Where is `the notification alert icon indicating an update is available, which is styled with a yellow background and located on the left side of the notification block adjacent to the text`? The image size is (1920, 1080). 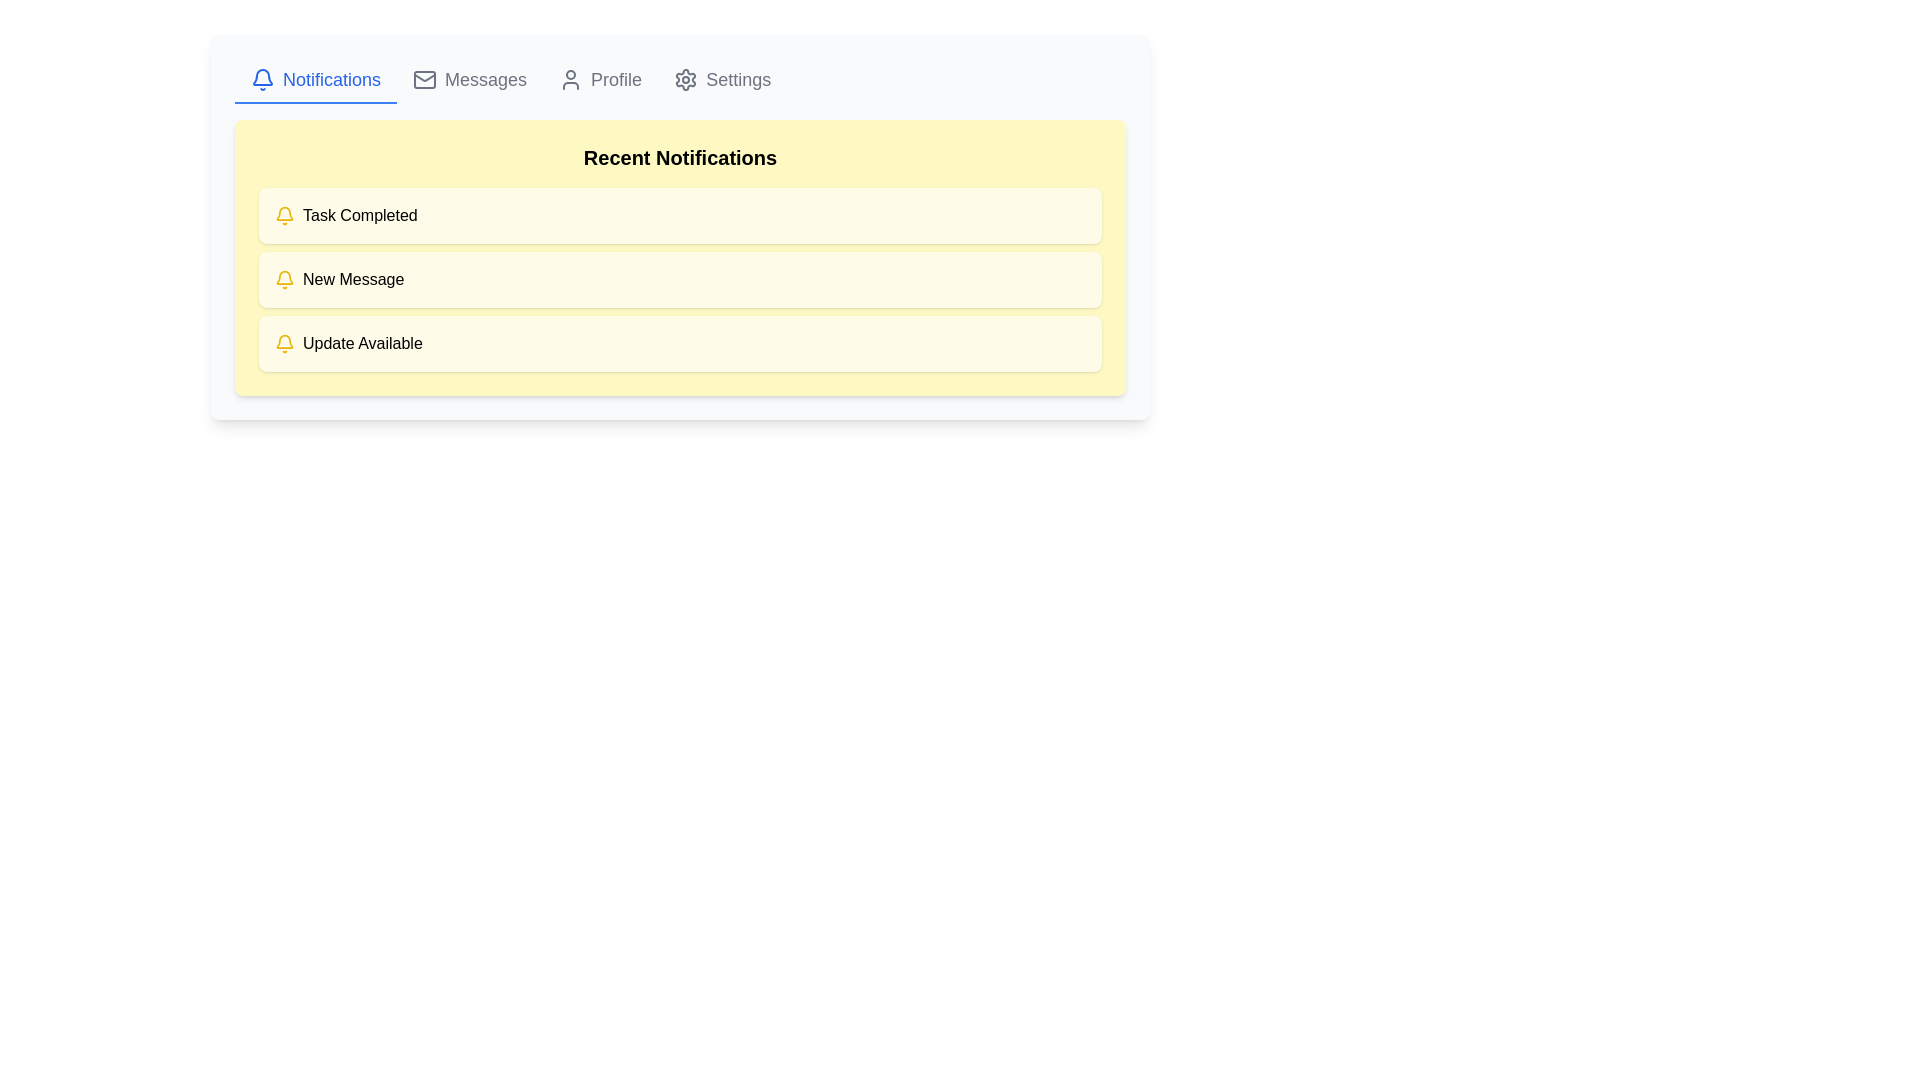
the notification alert icon indicating an update is available, which is styled with a yellow background and located on the left side of the notification block adjacent to the text is located at coordinates (283, 342).